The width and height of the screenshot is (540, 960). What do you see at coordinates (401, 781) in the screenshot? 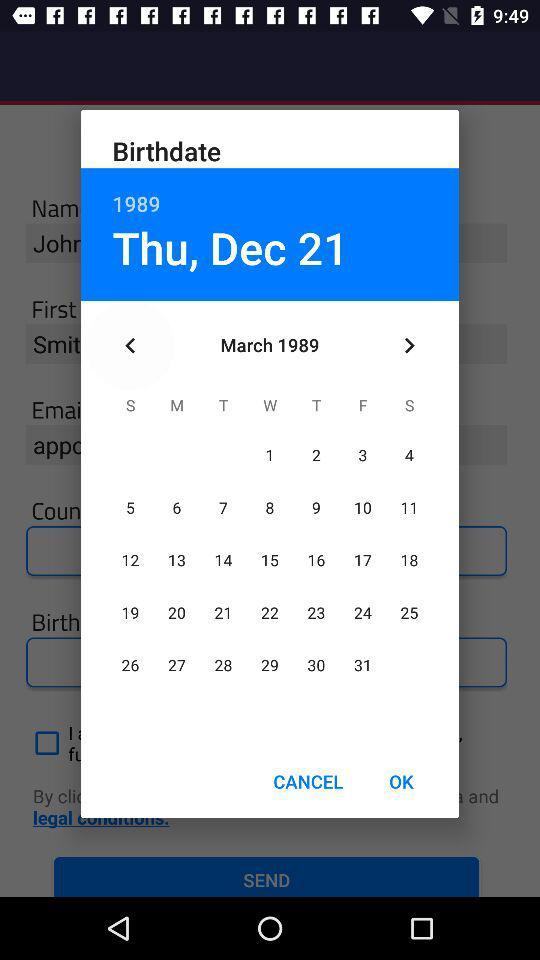
I see `ok at the bottom right corner` at bounding box center [401, 781].